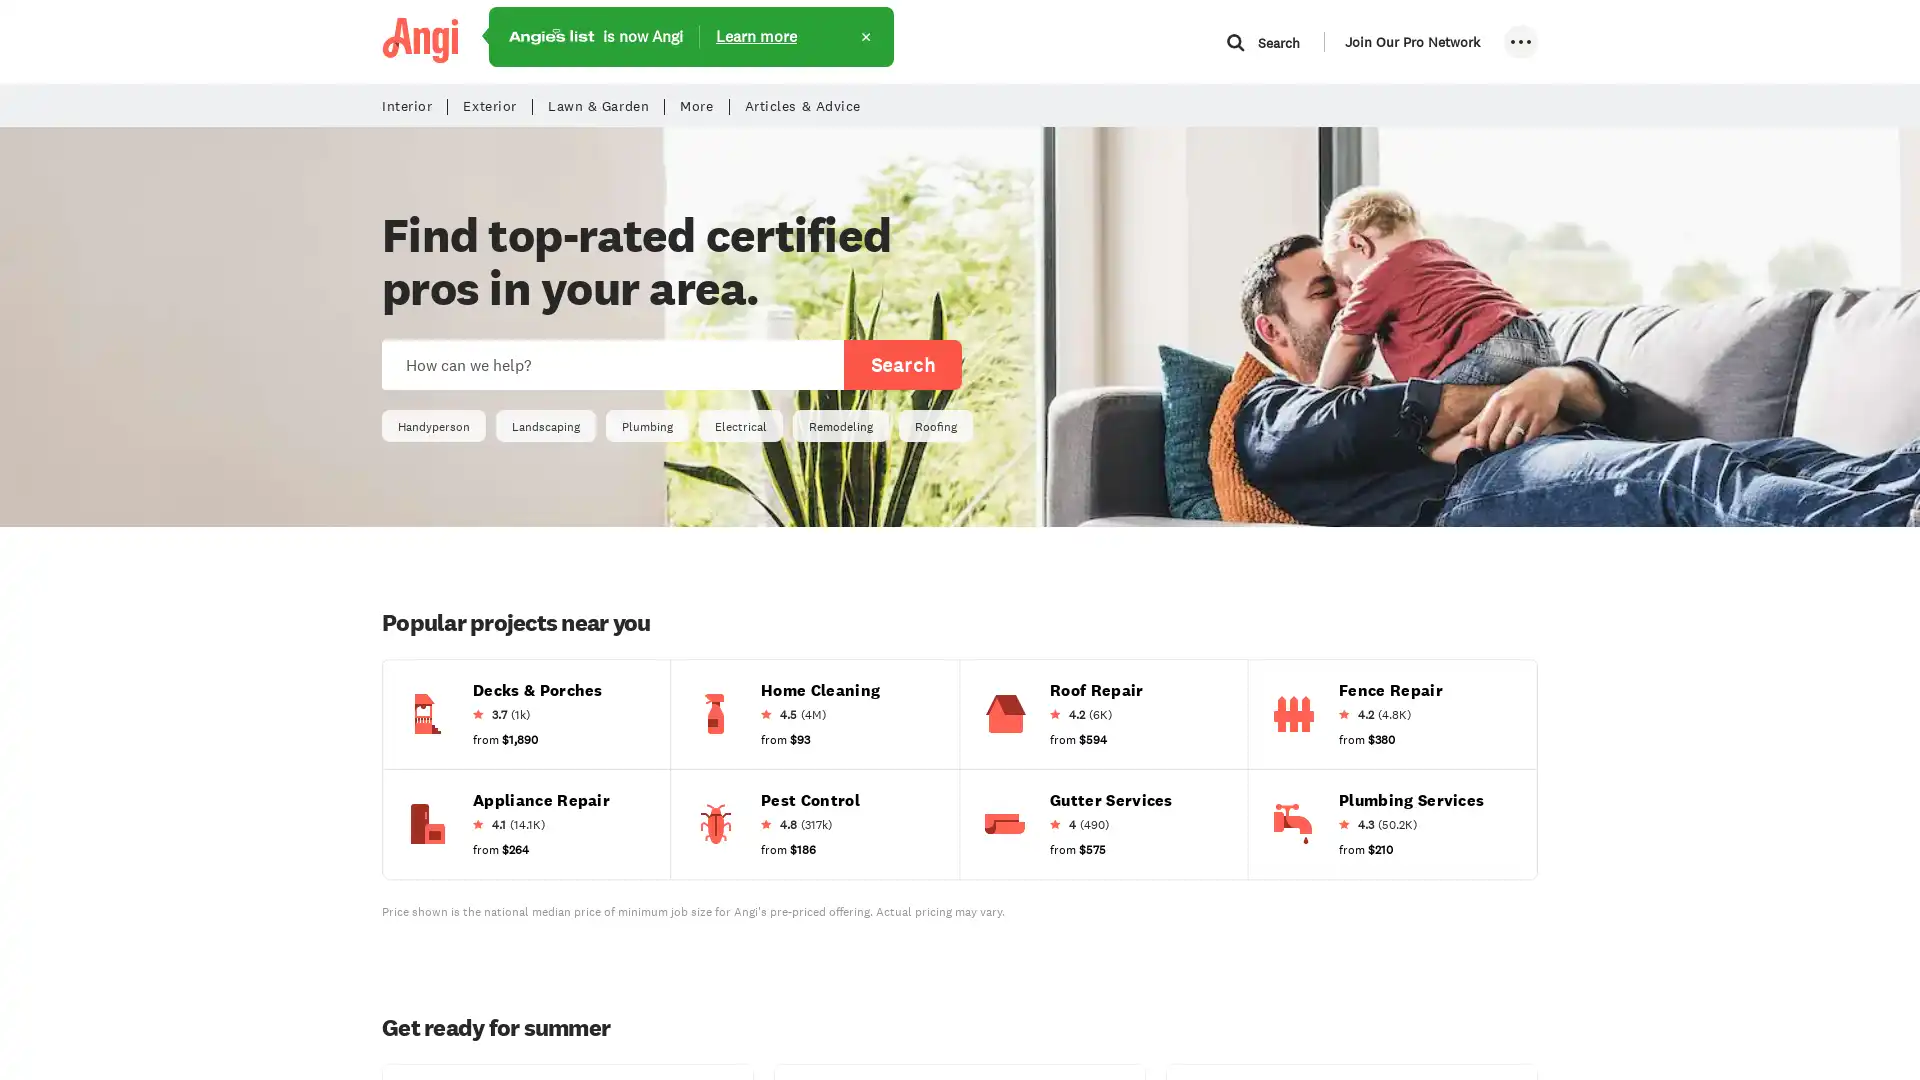 The width and height of the screenshot is (1920, 1080). What do you see at coordinates (537, 681) in the screenshot?
I see `Submit a request for Decks.` at bounding box center [537, 681].